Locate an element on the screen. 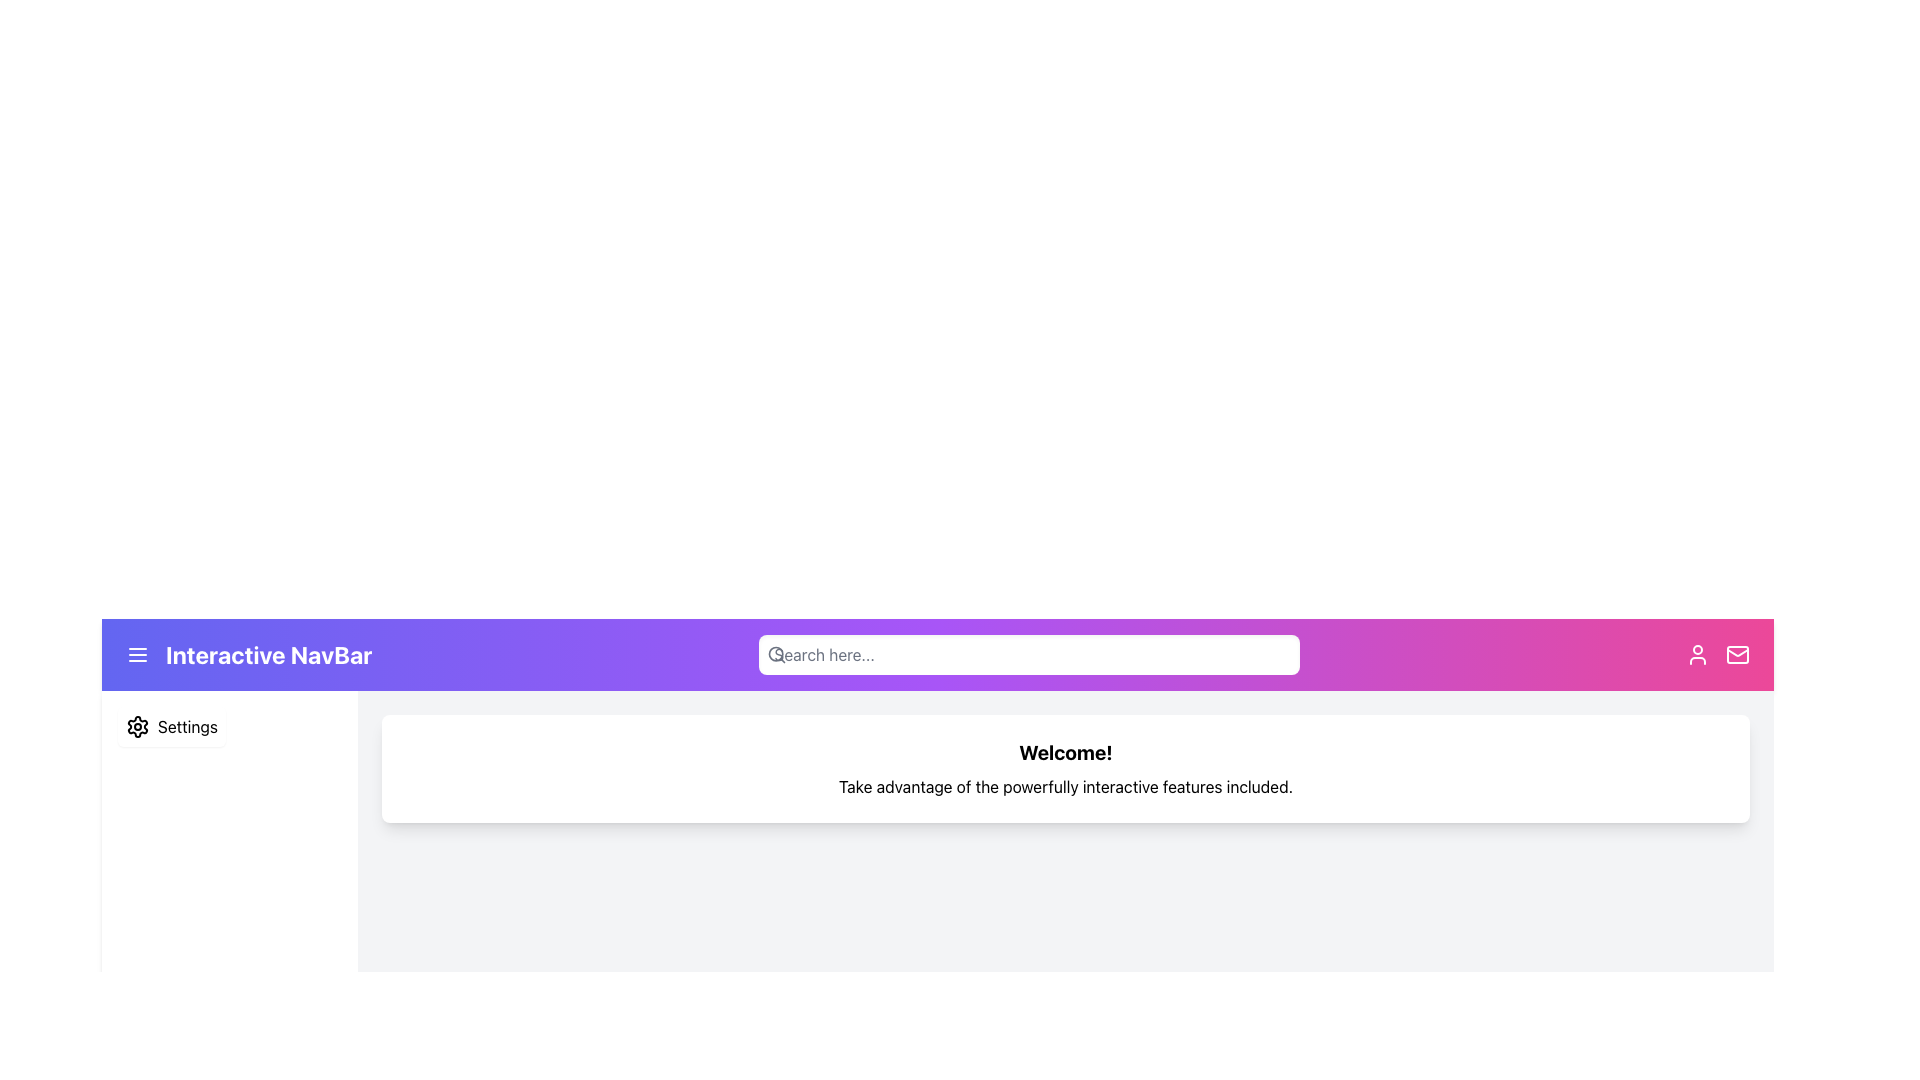  the SVG rectangle that forms part of the envelope icon in the top-right corner of the navigation bar is located at coordinates (1736, 655).